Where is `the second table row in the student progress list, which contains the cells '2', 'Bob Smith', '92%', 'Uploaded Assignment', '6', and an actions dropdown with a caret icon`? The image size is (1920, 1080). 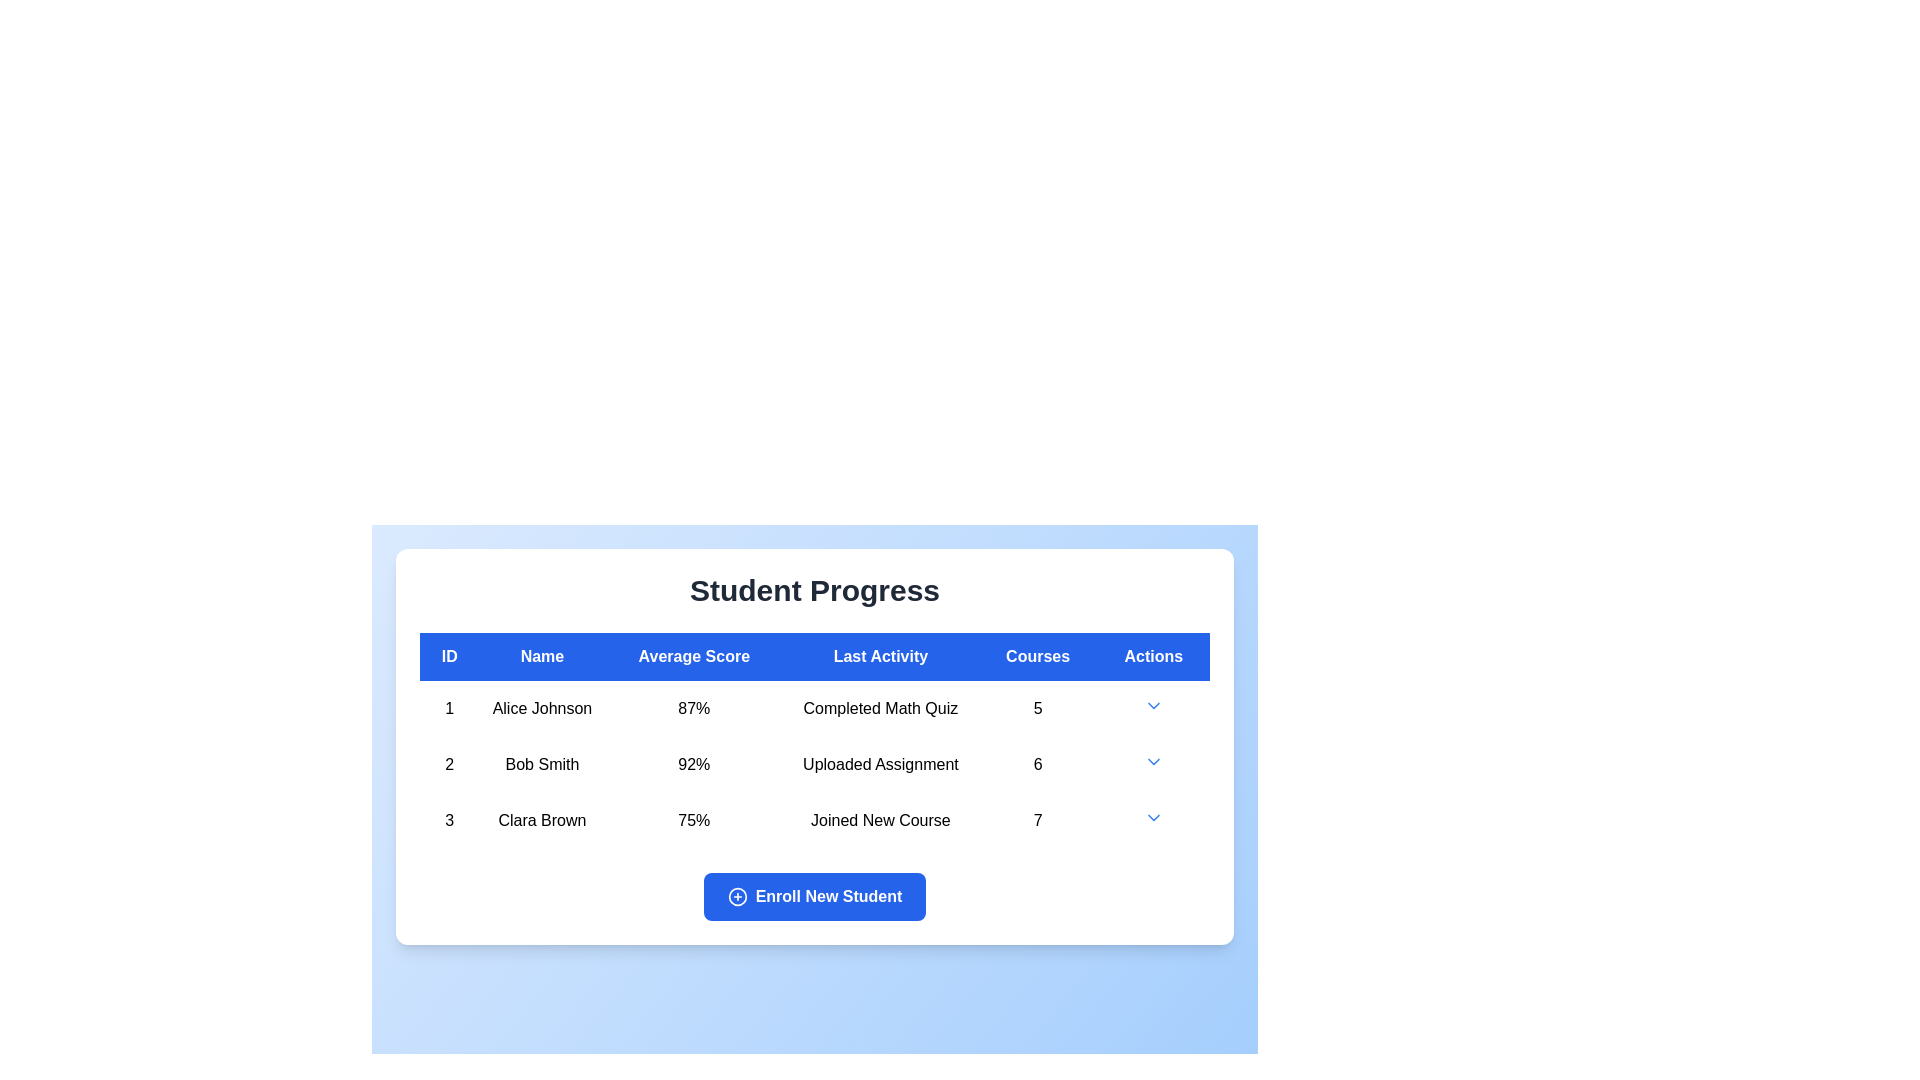
the second table row in the student progress list, which contains the cells '2', 'Bob Smith', '92%', 'Uploaded Assignment', '6', and an actions dropdown with a caret icon is located at coordinates (815, 764).